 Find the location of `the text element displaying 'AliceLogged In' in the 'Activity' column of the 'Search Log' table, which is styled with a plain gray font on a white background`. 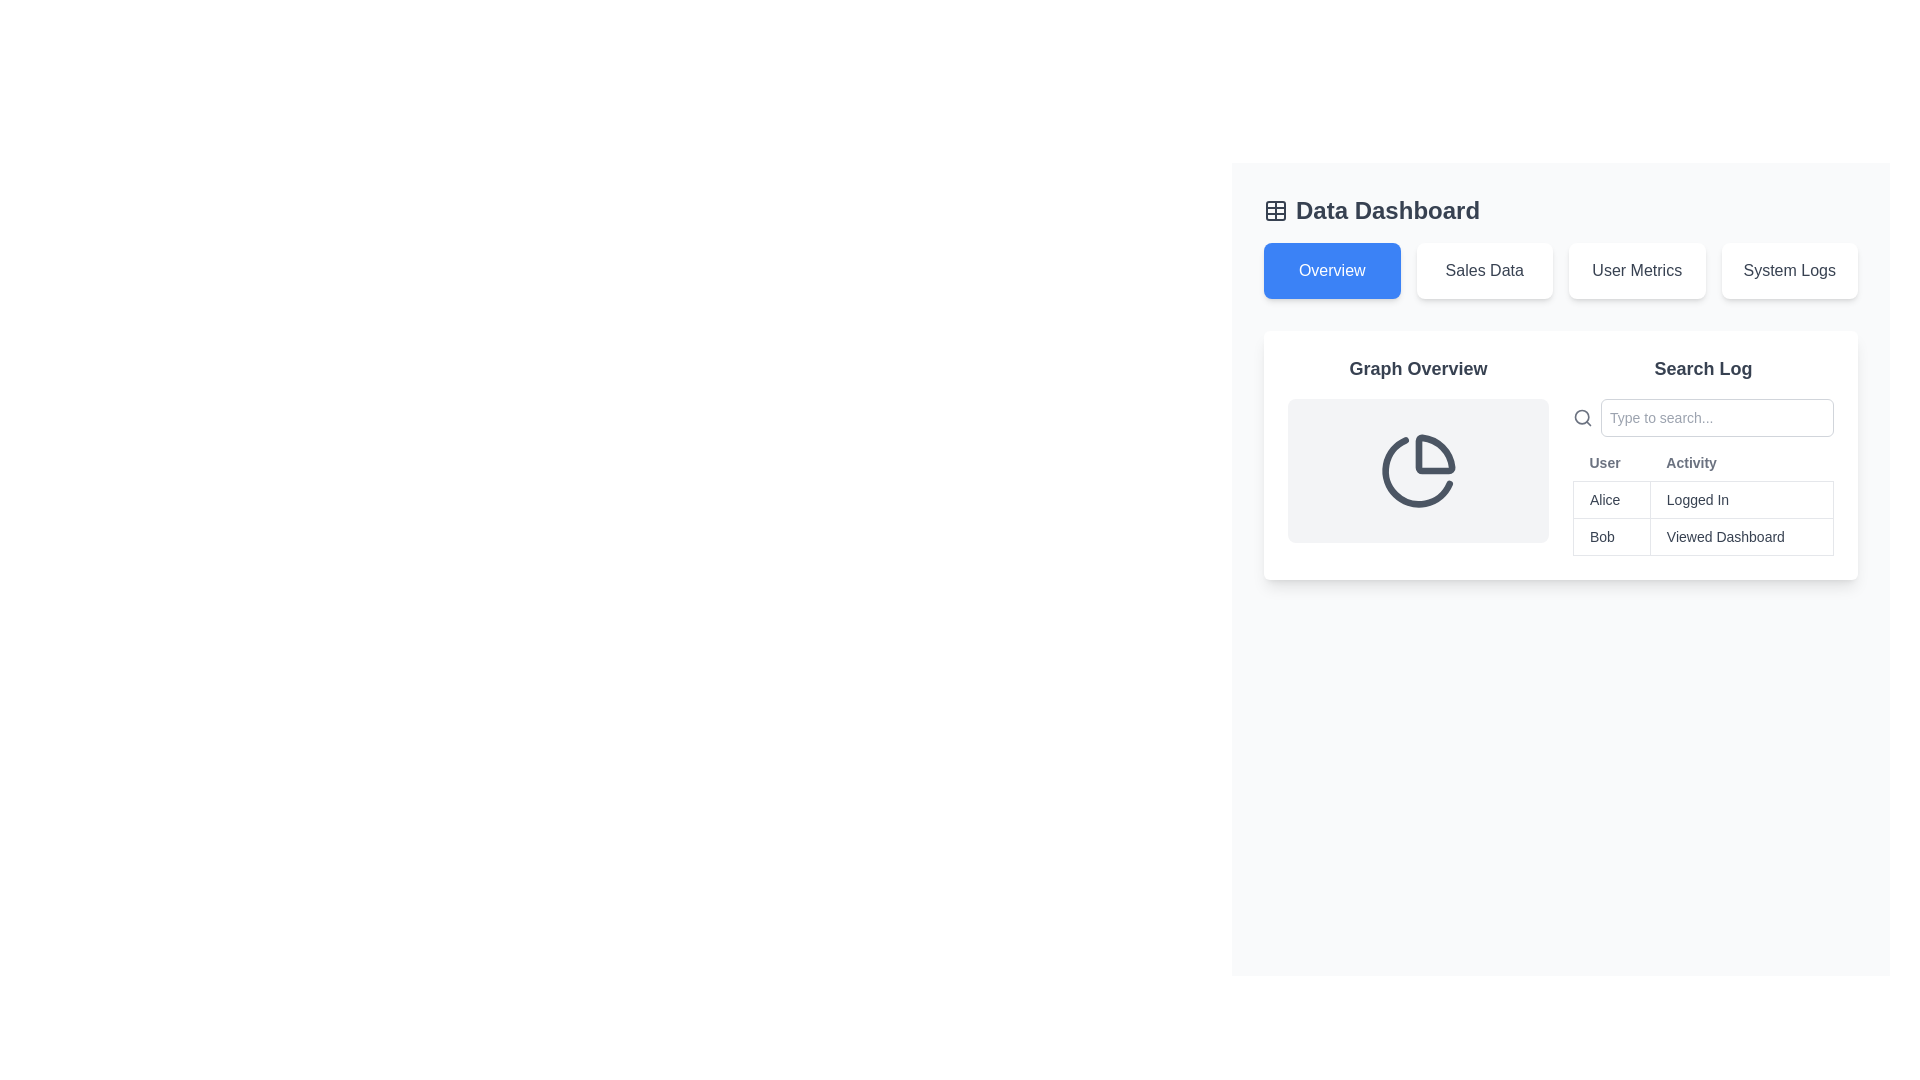

the text element displaying 'AliceLogged In' in the 'Activity' column of the 'Search Log' table, which is styled with a plain gray font on a white background is located at coordinates (1702, 499).